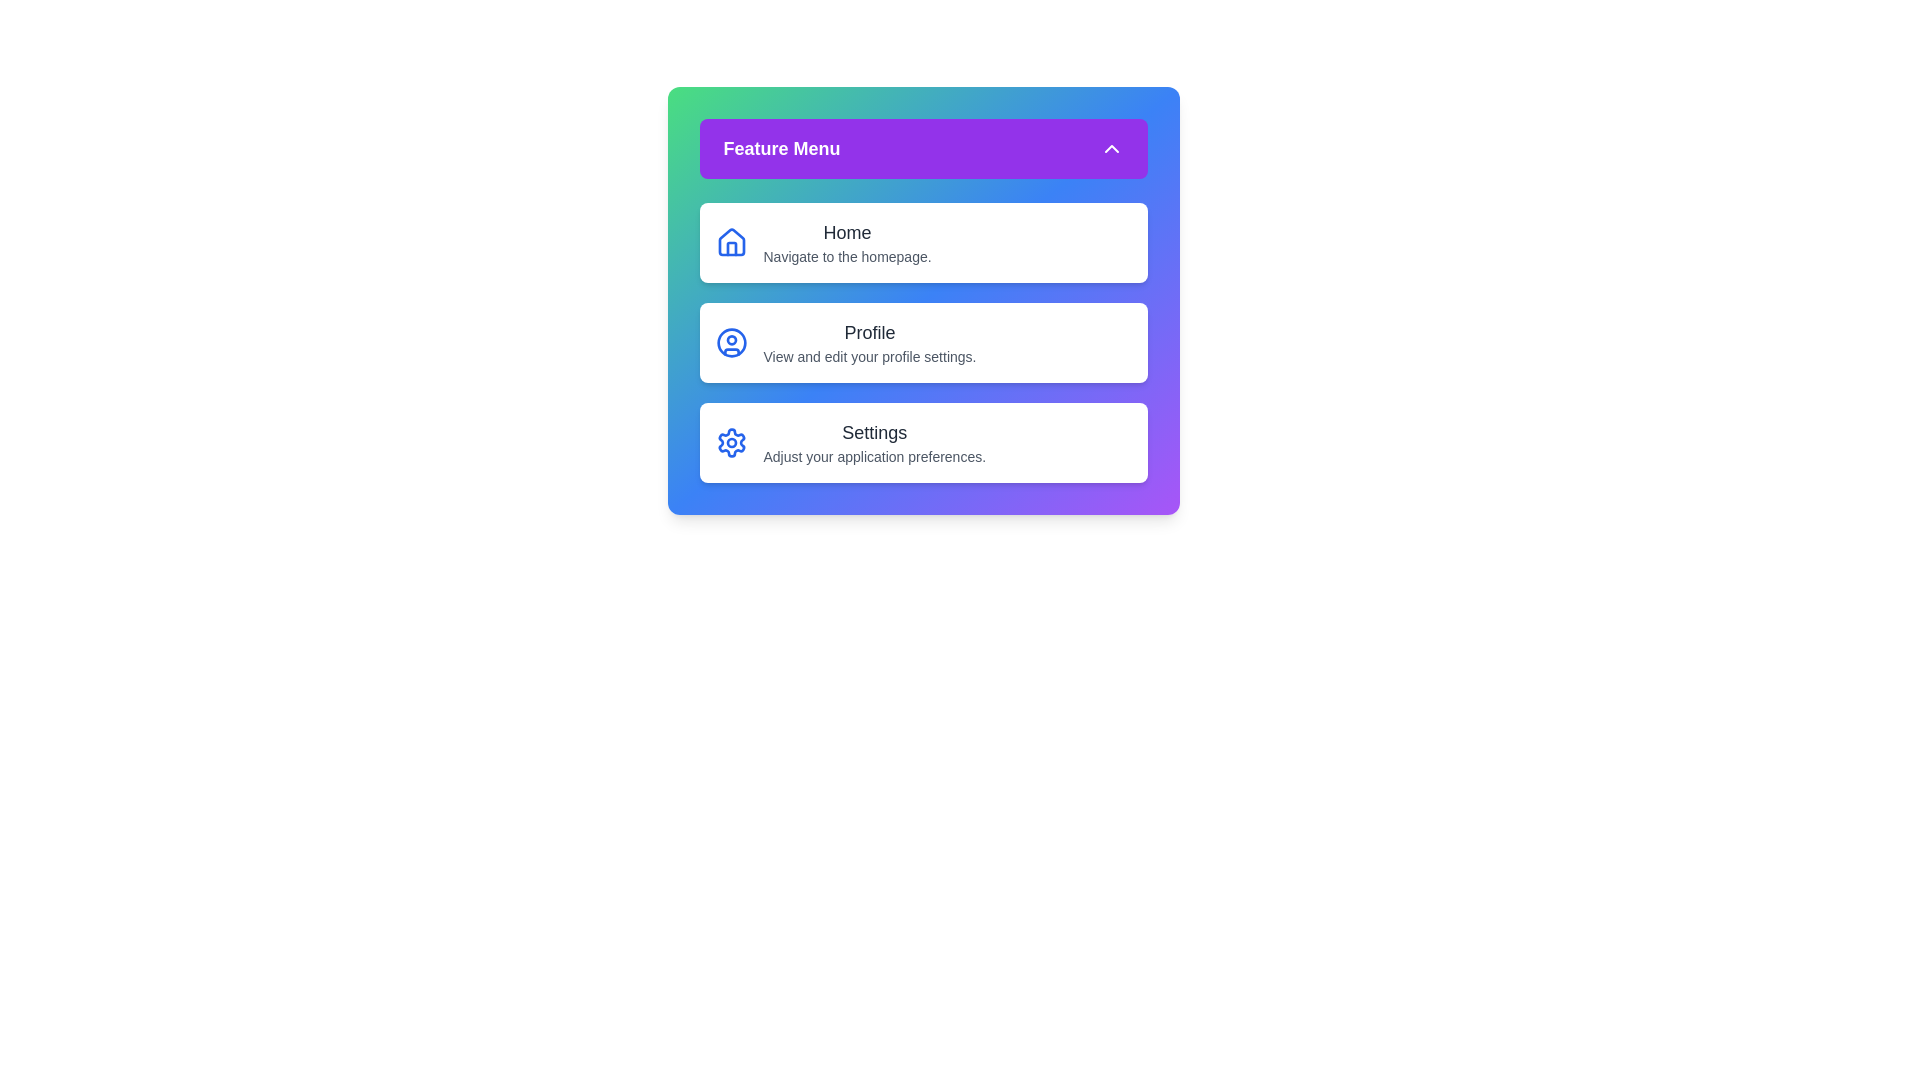 The height and width of the screenshot is (1080, 1920). Describe the element at coordinates (922, 342) in the screenshot. I see `the menu item labeled Profile` at that location.